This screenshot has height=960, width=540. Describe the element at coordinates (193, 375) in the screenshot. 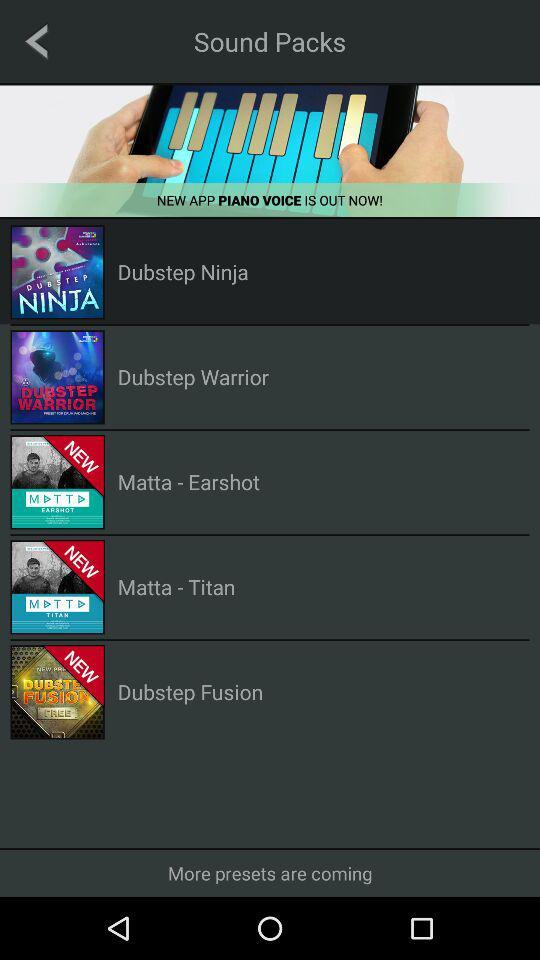

I see `the dubstep warrior app` at that location.